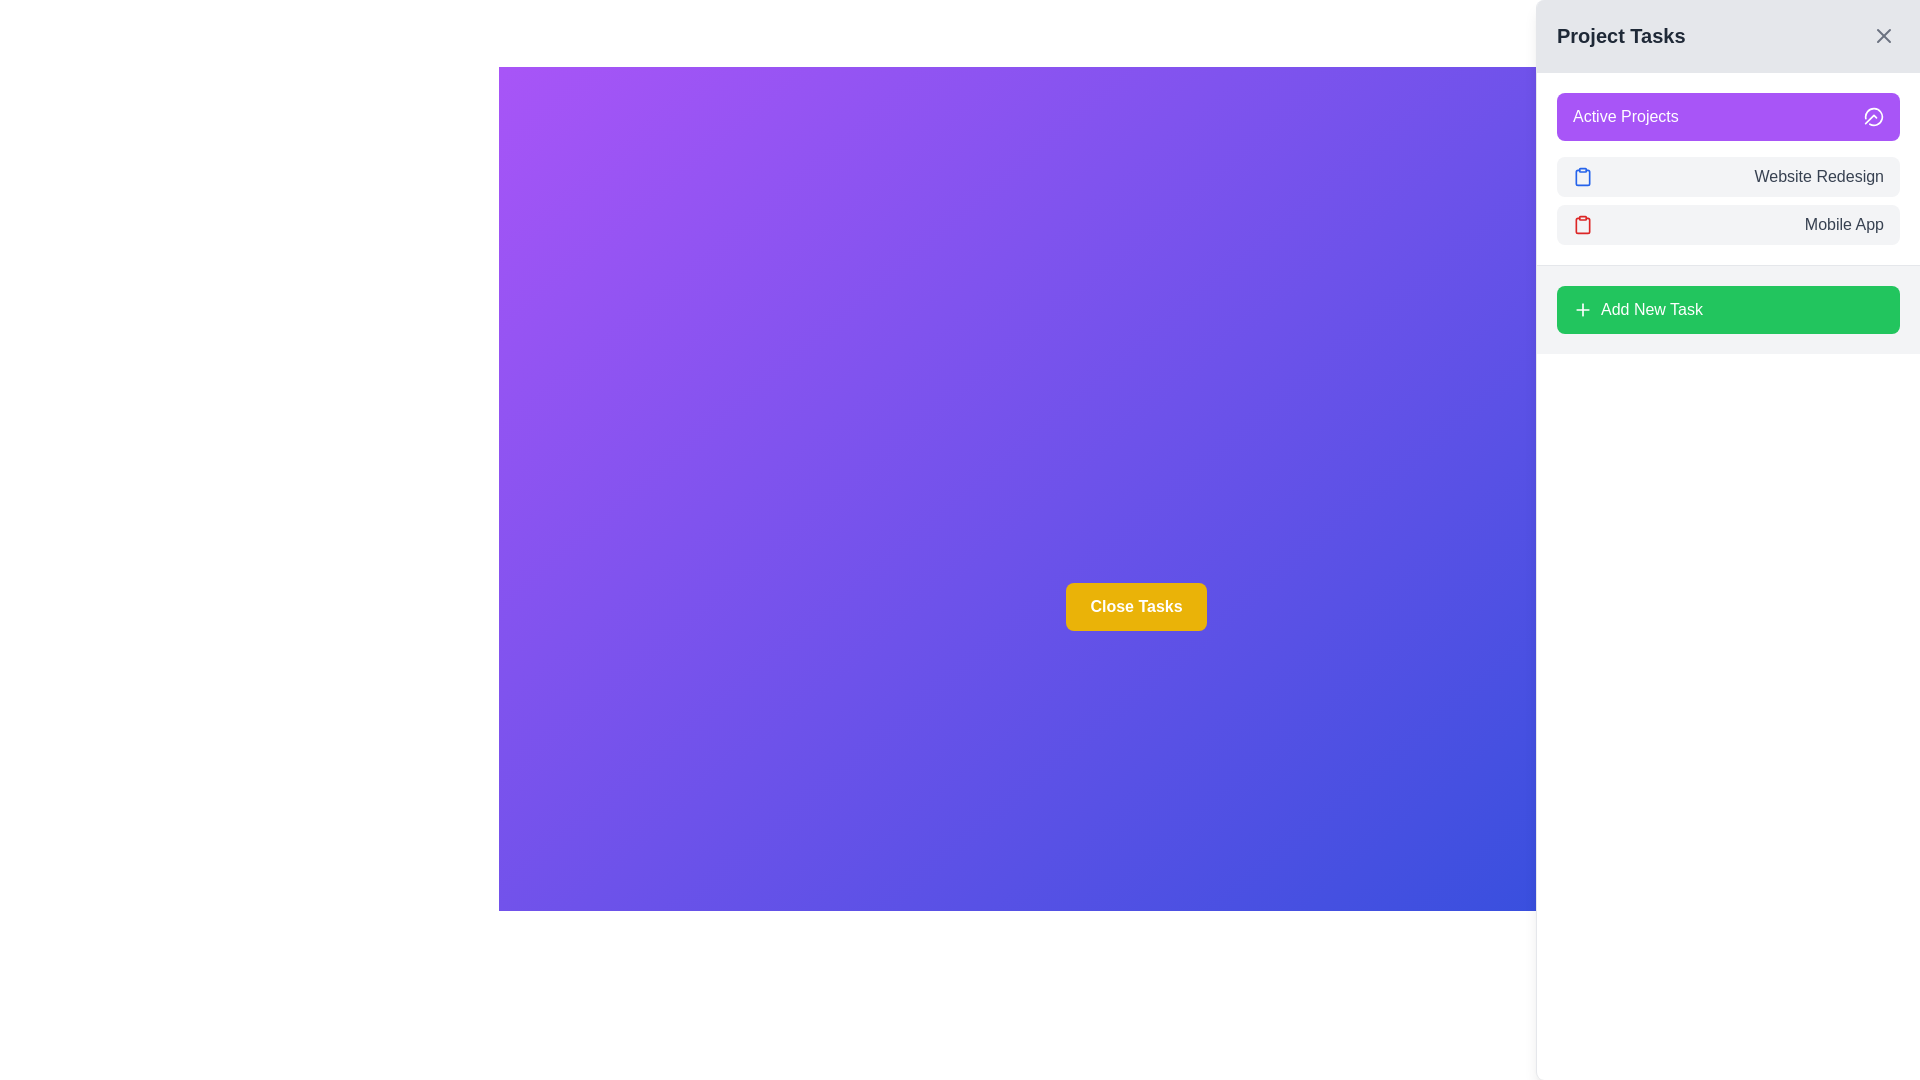 This screenshot has width=1920, height=1080. Describe the element at coordinates (1727, 224) in the screenshot. I see `the 'Mobile App' task entry in the vertical list under the 'Project Tasks' title` at that location.